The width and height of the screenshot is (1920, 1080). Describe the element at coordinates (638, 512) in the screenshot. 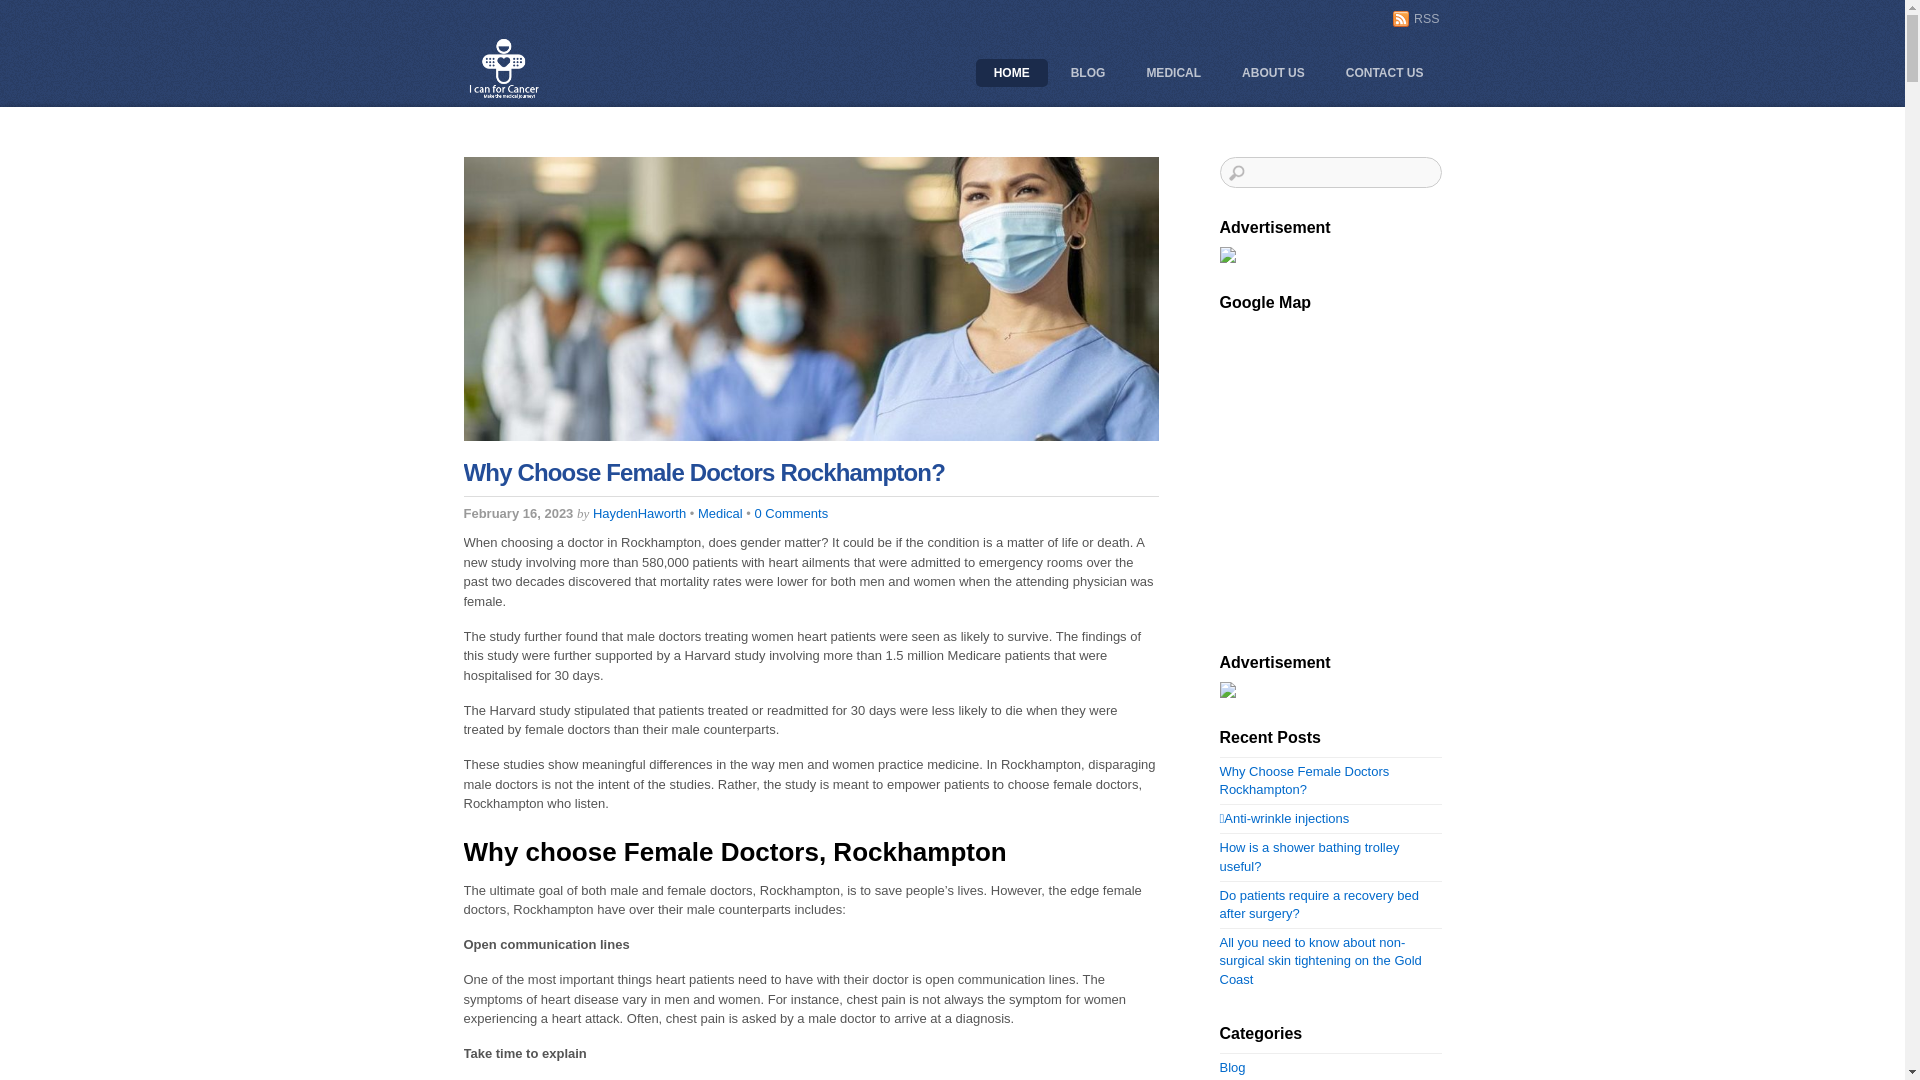

I see `'HaydenHaworth'` at that location.